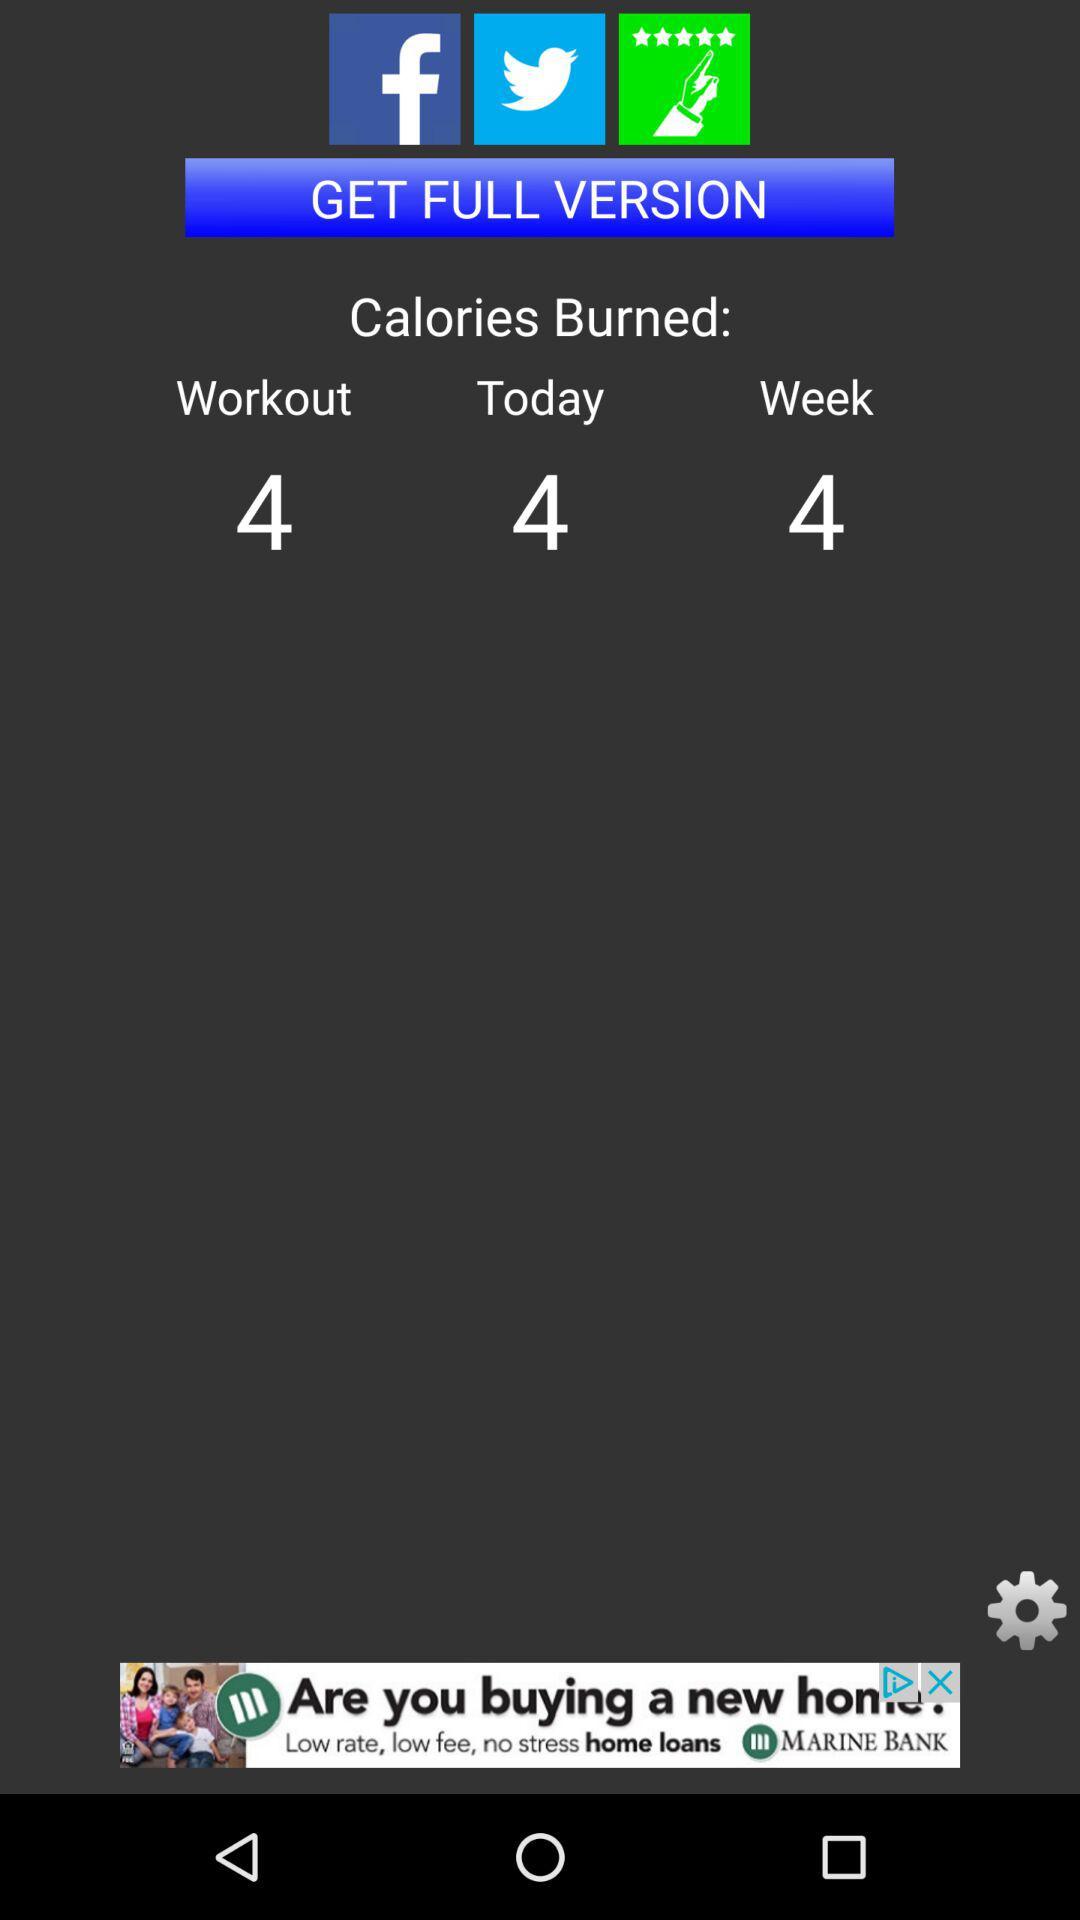 The height and width of the screenshot is (1920, 1080). Describe the element at coordinates (394, 79) in the screenshot. I see `opens facebook page of app` at that location.